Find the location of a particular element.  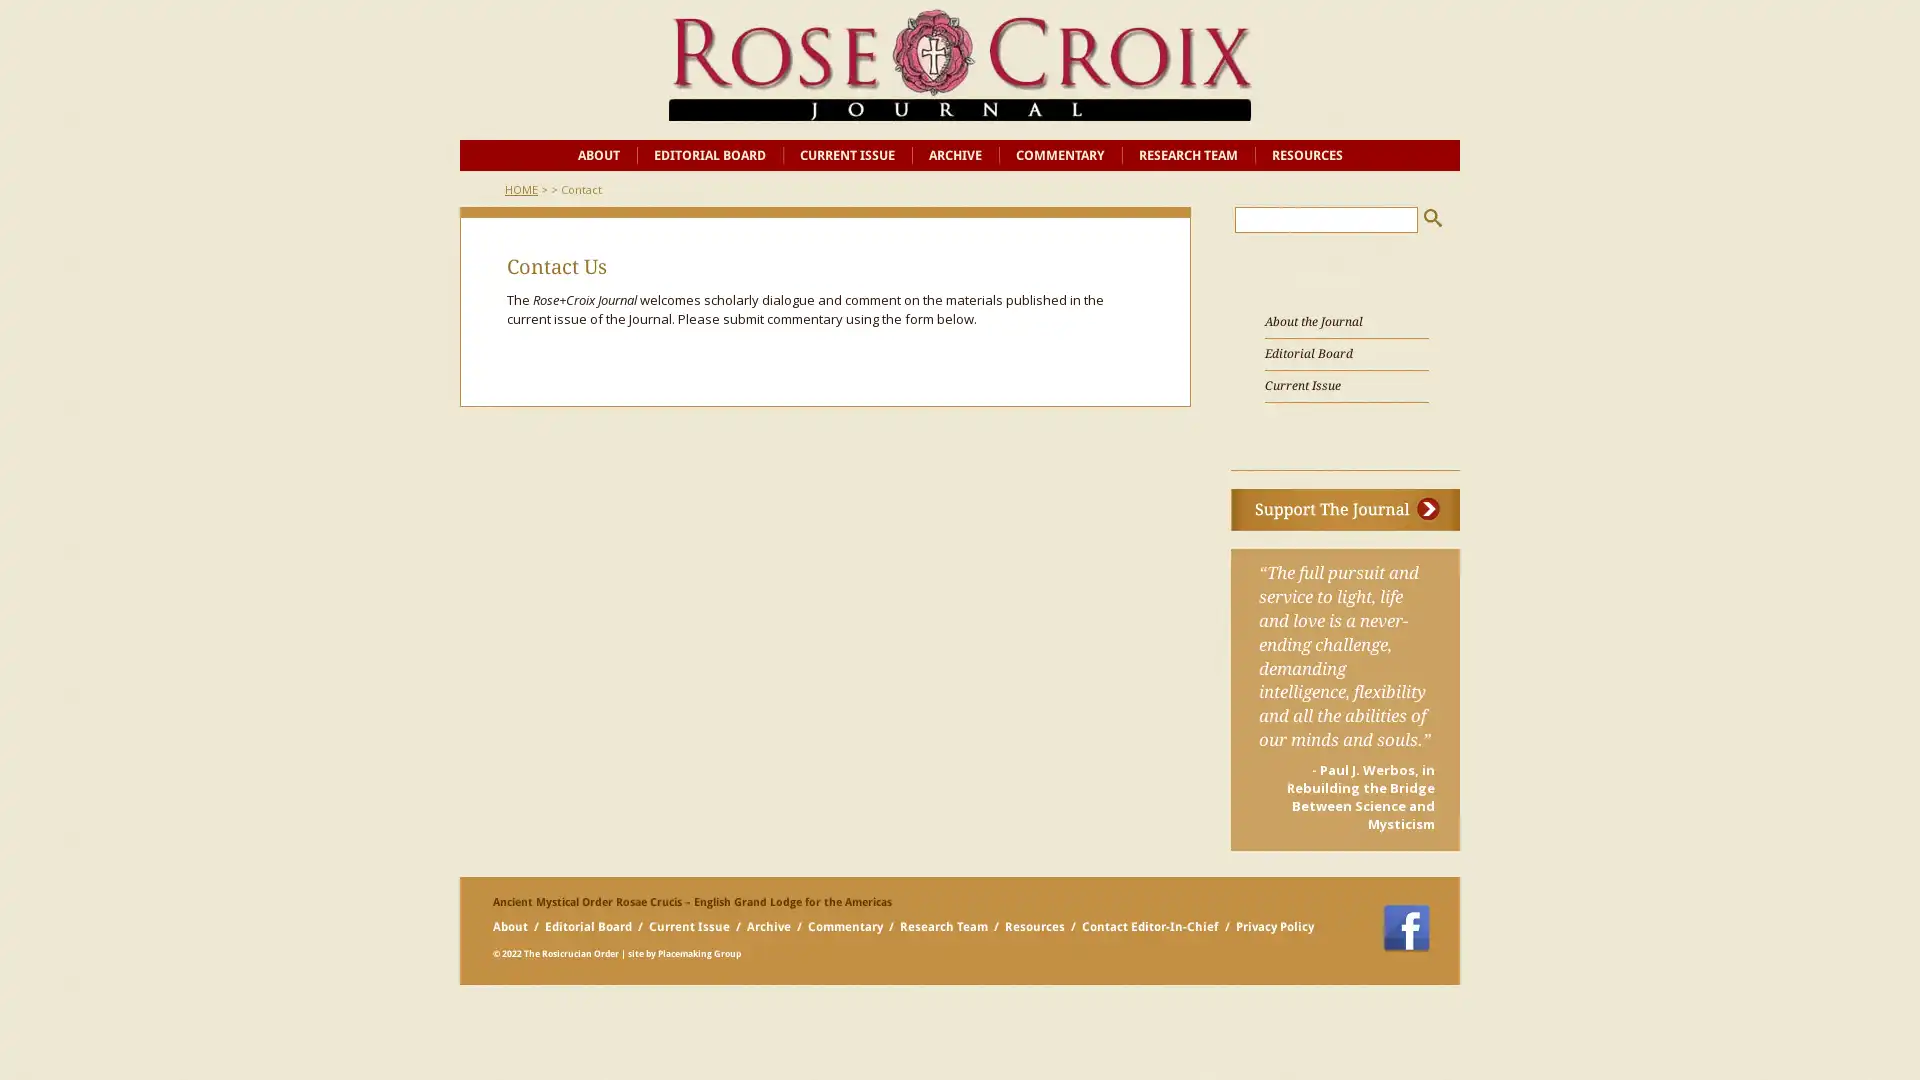

search is located at coordinates (1432, 217).